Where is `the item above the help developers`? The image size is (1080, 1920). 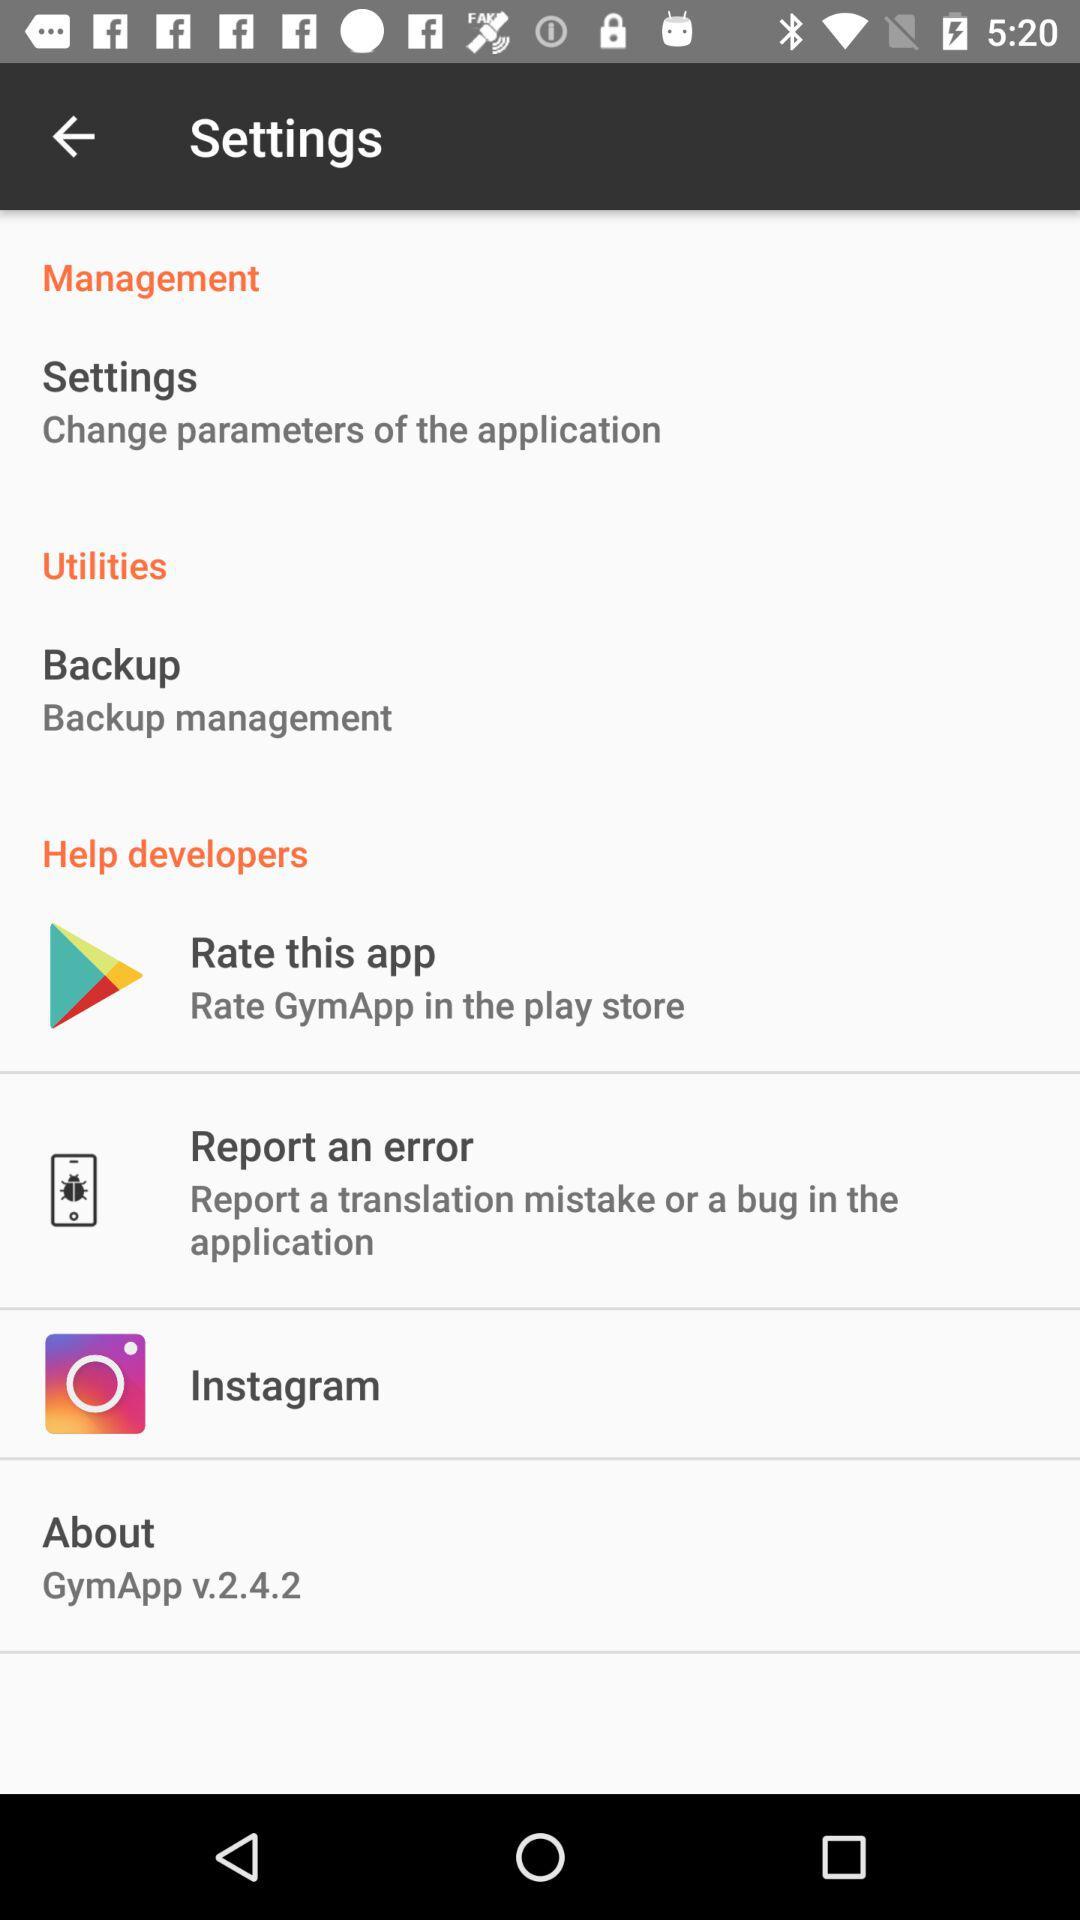 the item above the help developers is located at coordinates (217, 716).